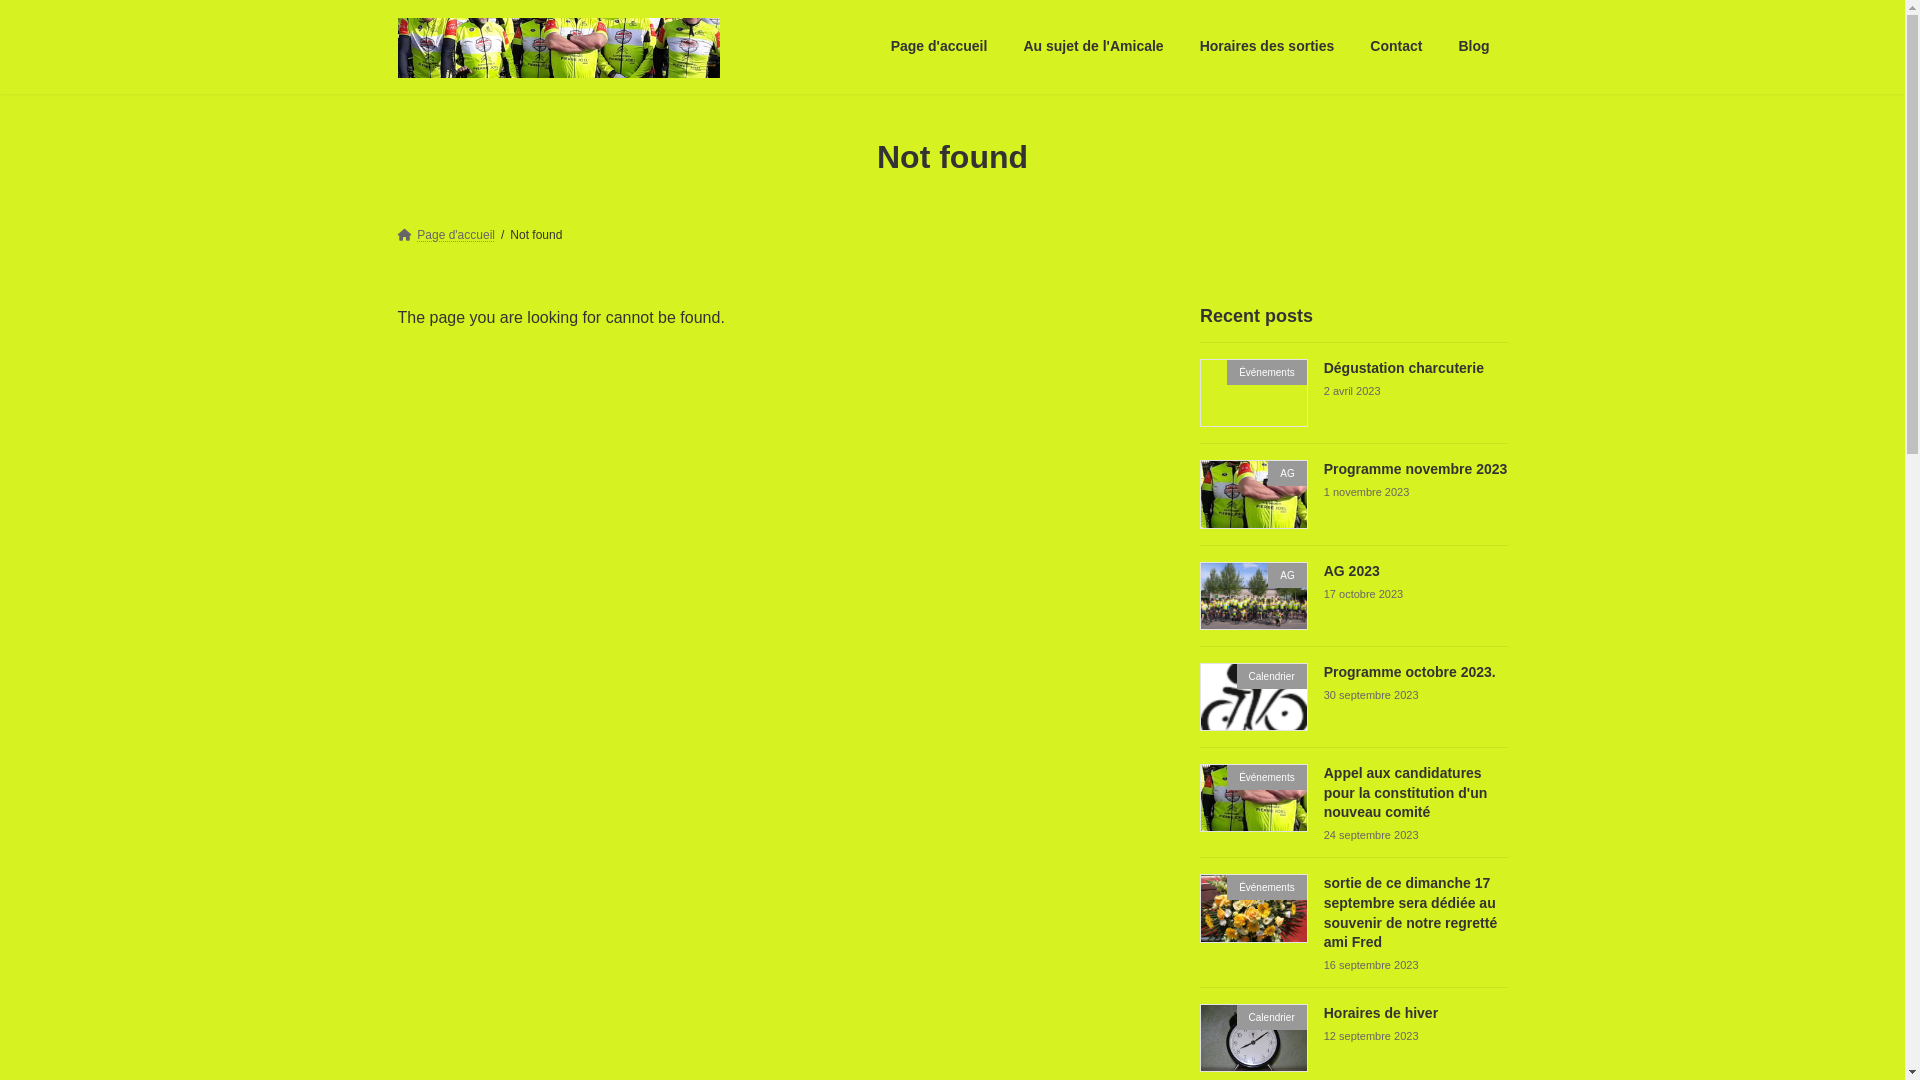  I want to click on 'Contact', so click(1395, 45).